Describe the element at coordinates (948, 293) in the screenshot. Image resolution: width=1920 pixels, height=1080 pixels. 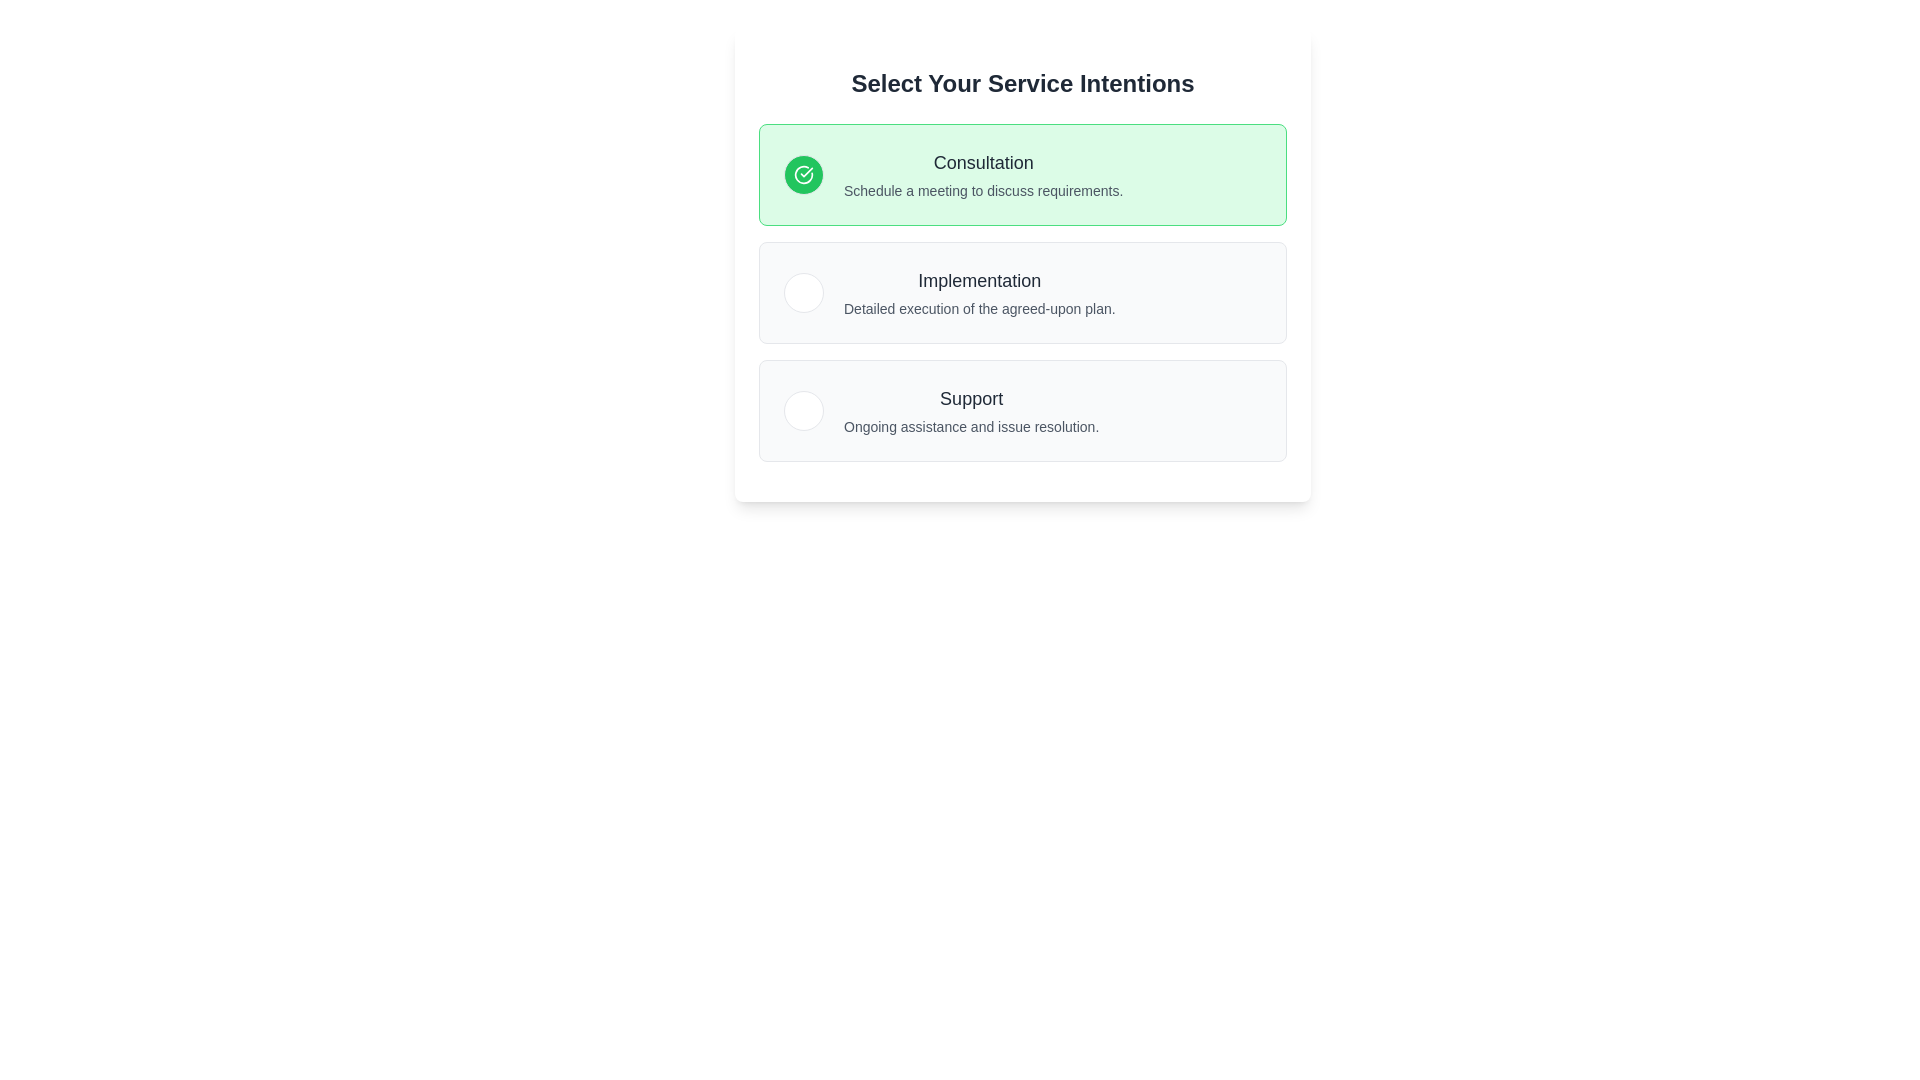
I see `to select the 'Implementation' option from the selectable list item located under the header 'Select Your Service Intentions'` at that location.